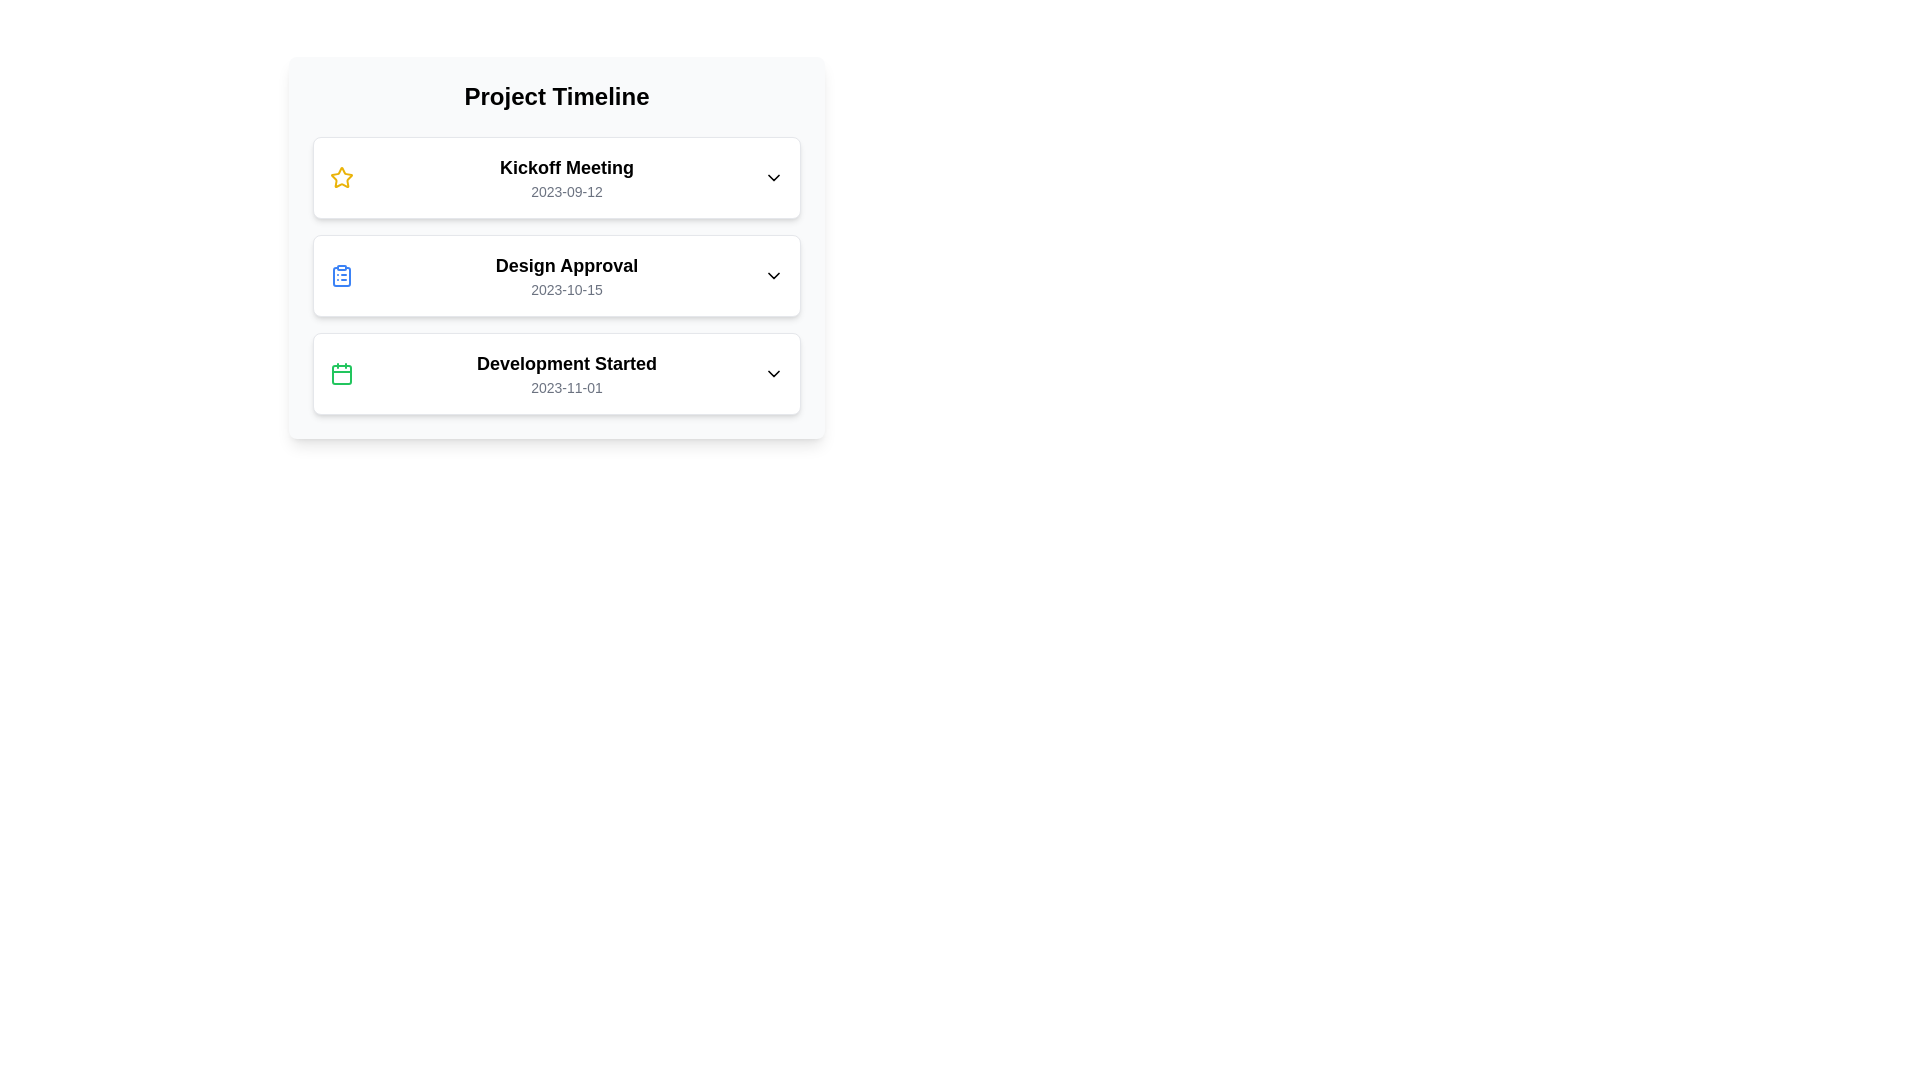  What do you see at coordinates (556, 276) in the screenshot?
I see `the second item in the project timeline list` at bounding box center [556, 276].